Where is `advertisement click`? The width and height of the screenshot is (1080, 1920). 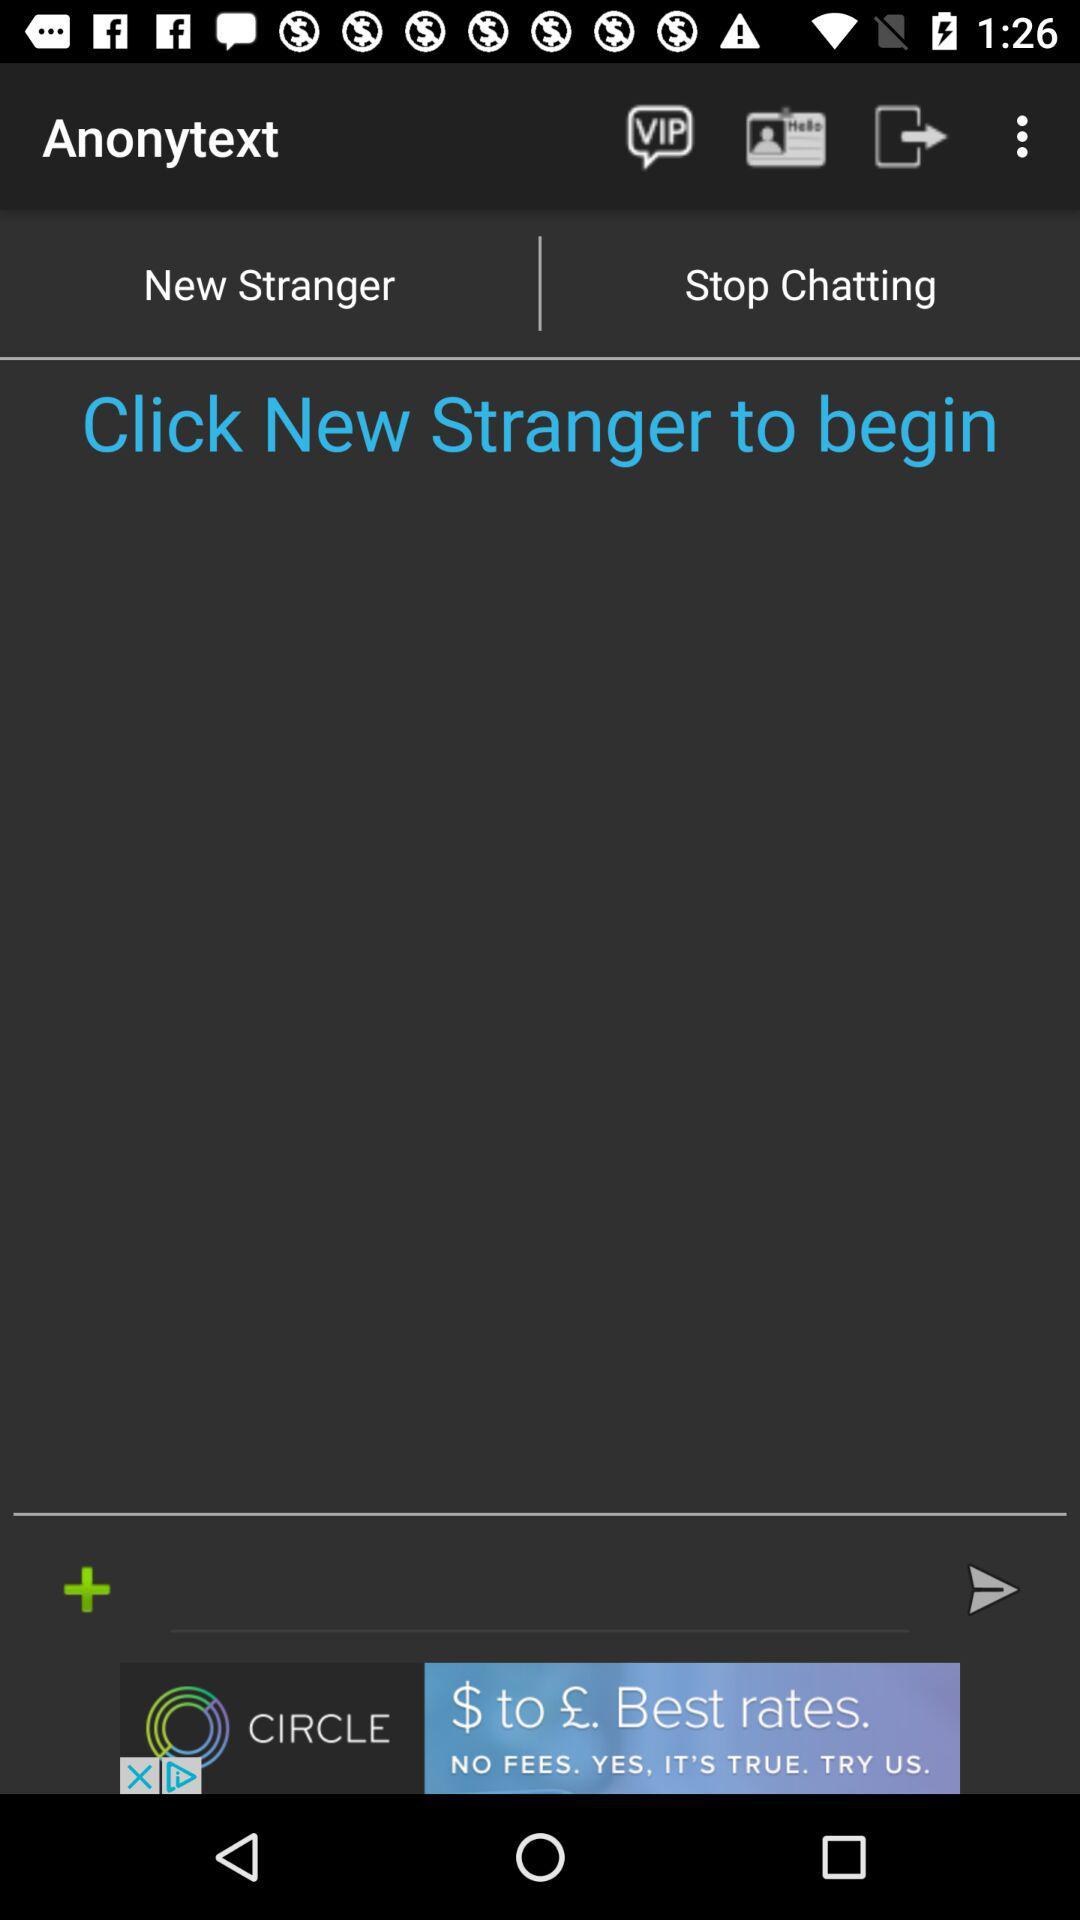
advertisement click is located at coordinates (540, 1727).